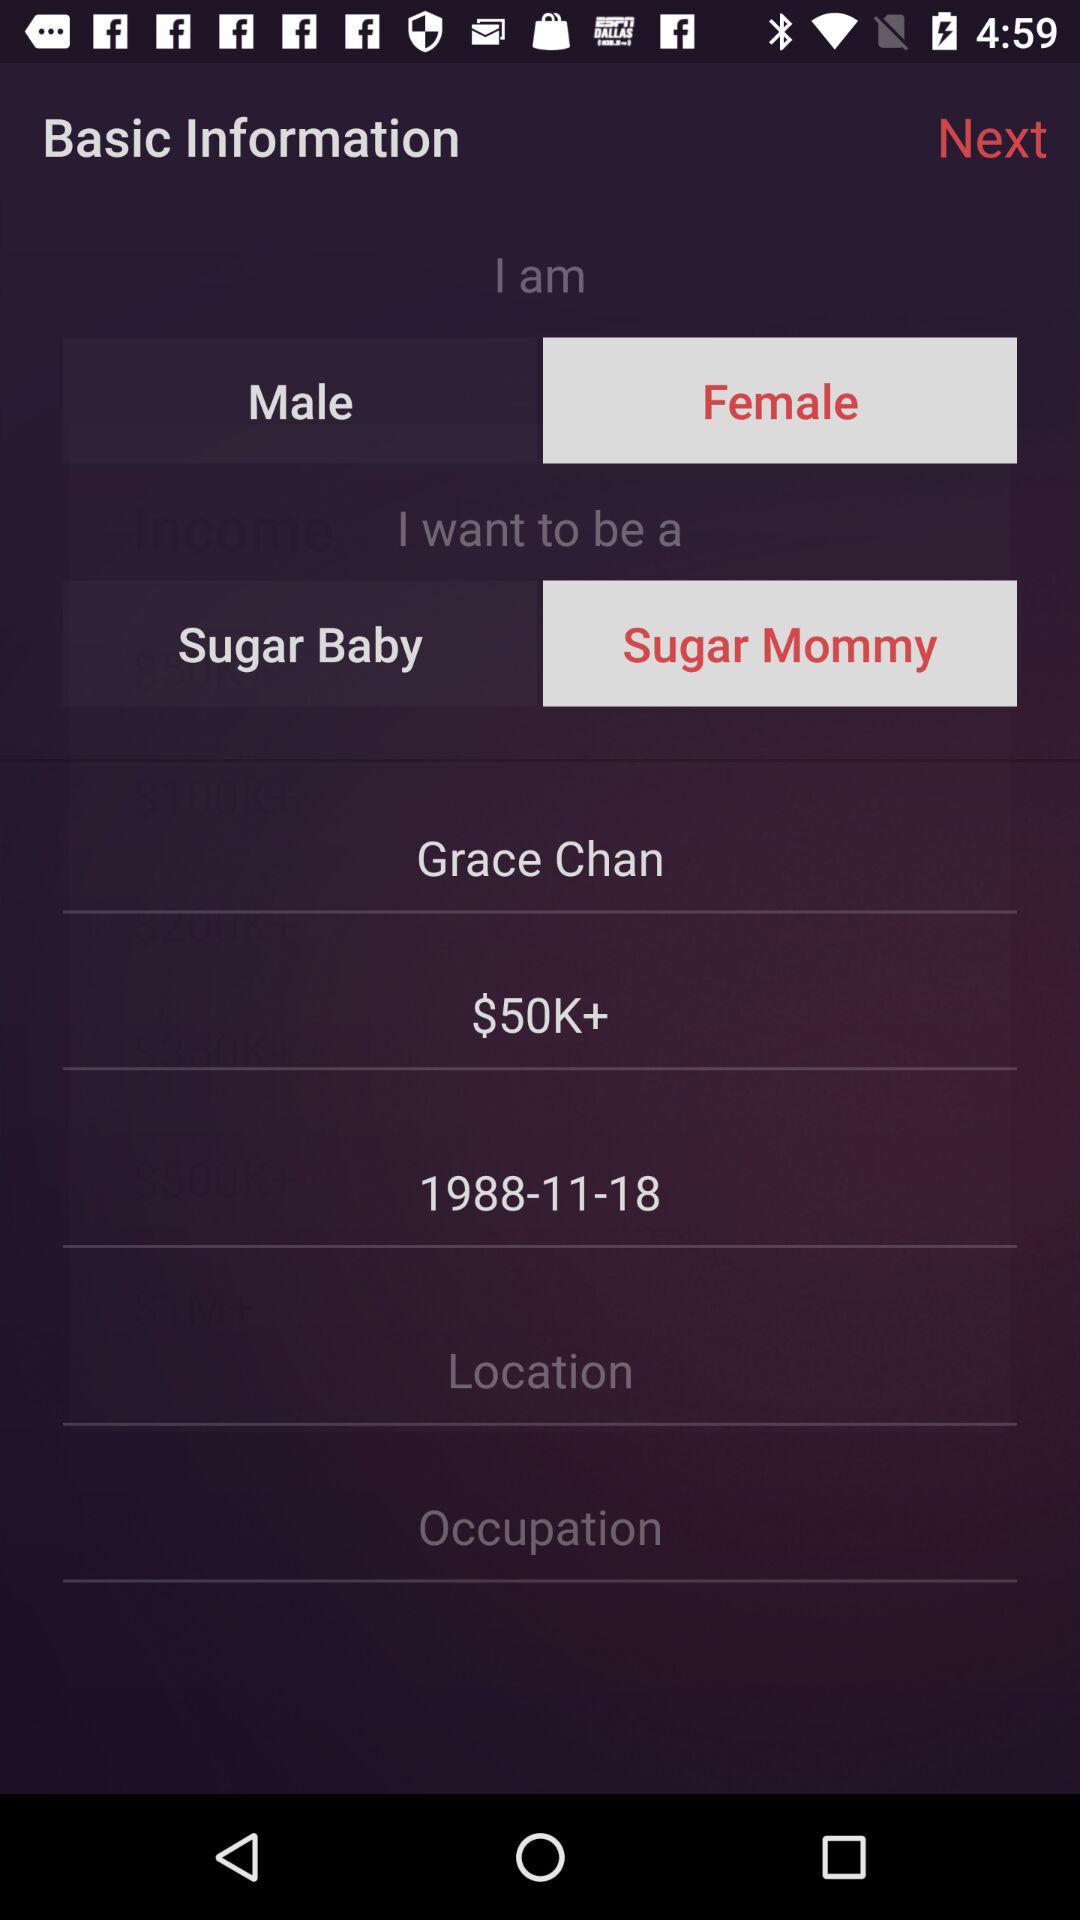 The height and width of the screenshot is (1920, 1080). I want to click on the icon to the right of sugar baby item, so click(778, 643).